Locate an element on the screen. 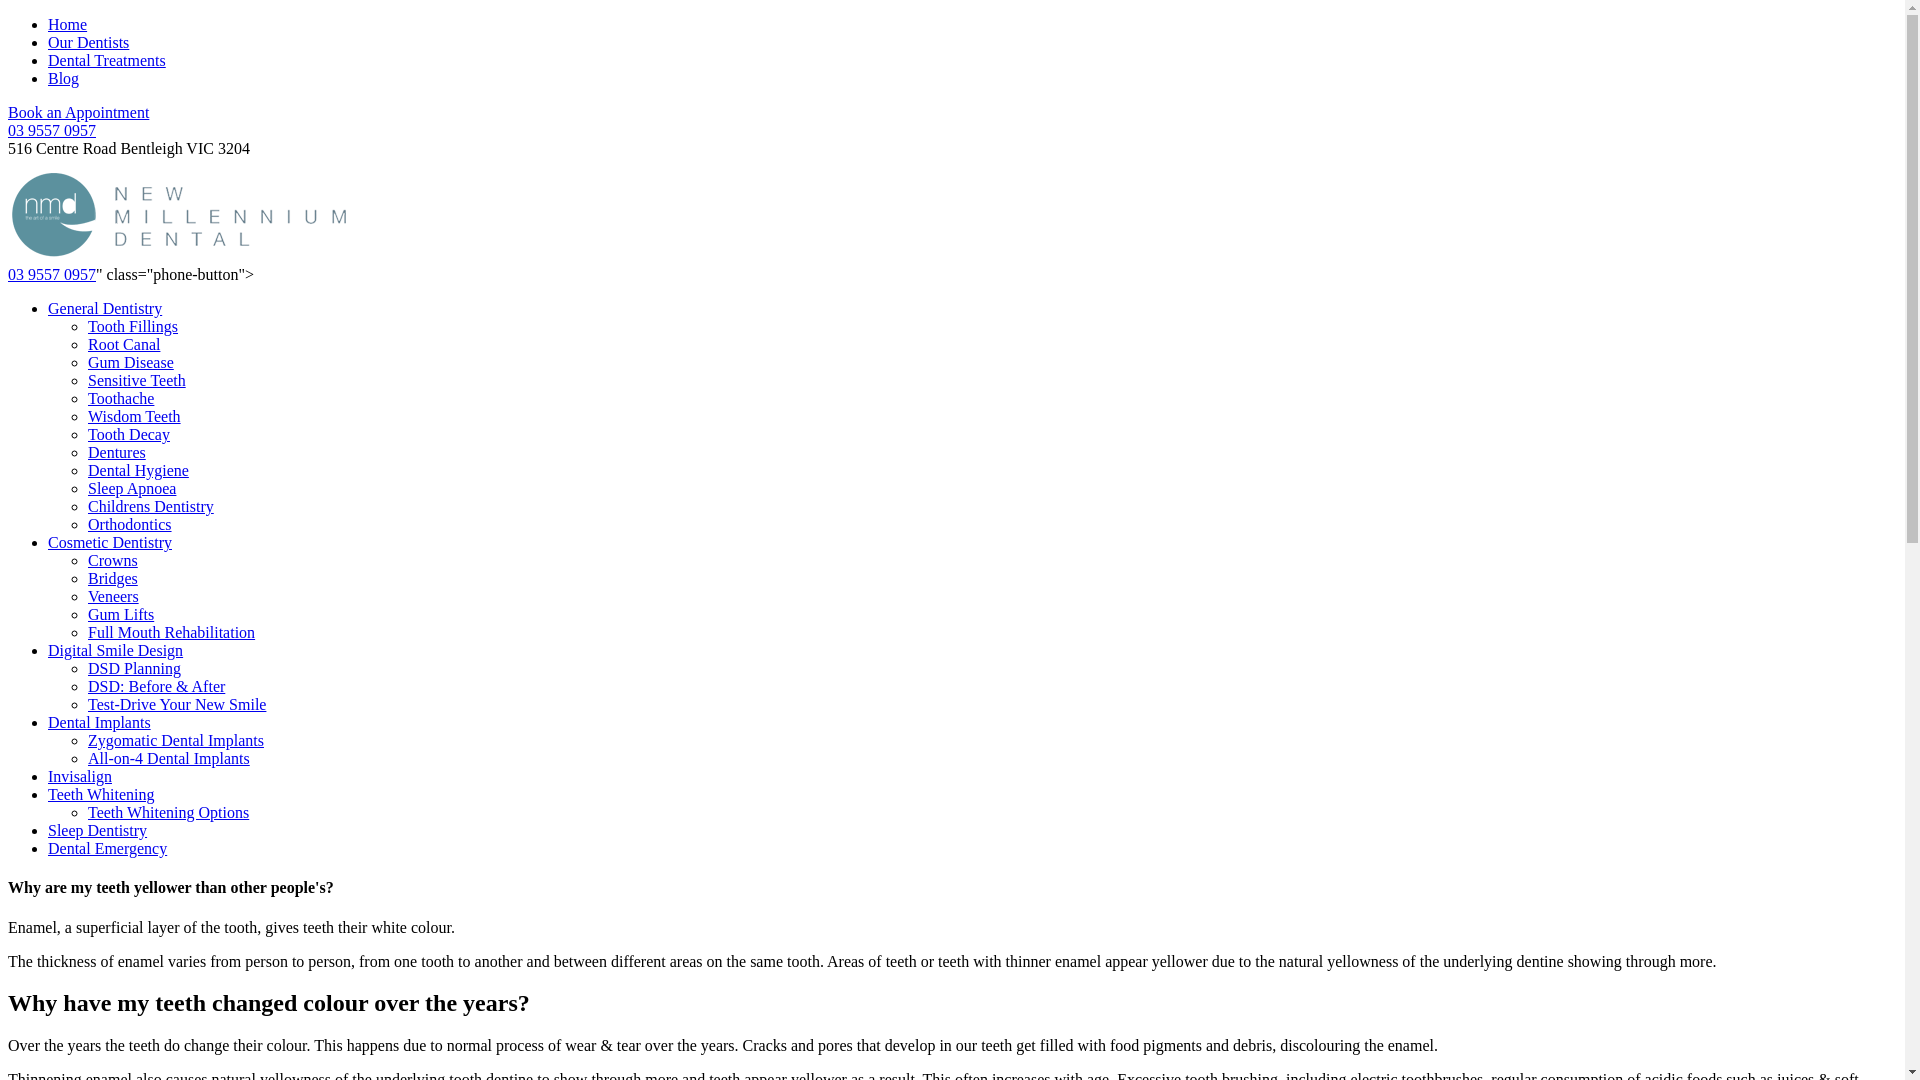 The height and width of the screenshot is (1080, 1920). 'Gum Lifts' is located at coordinates (119, 613).